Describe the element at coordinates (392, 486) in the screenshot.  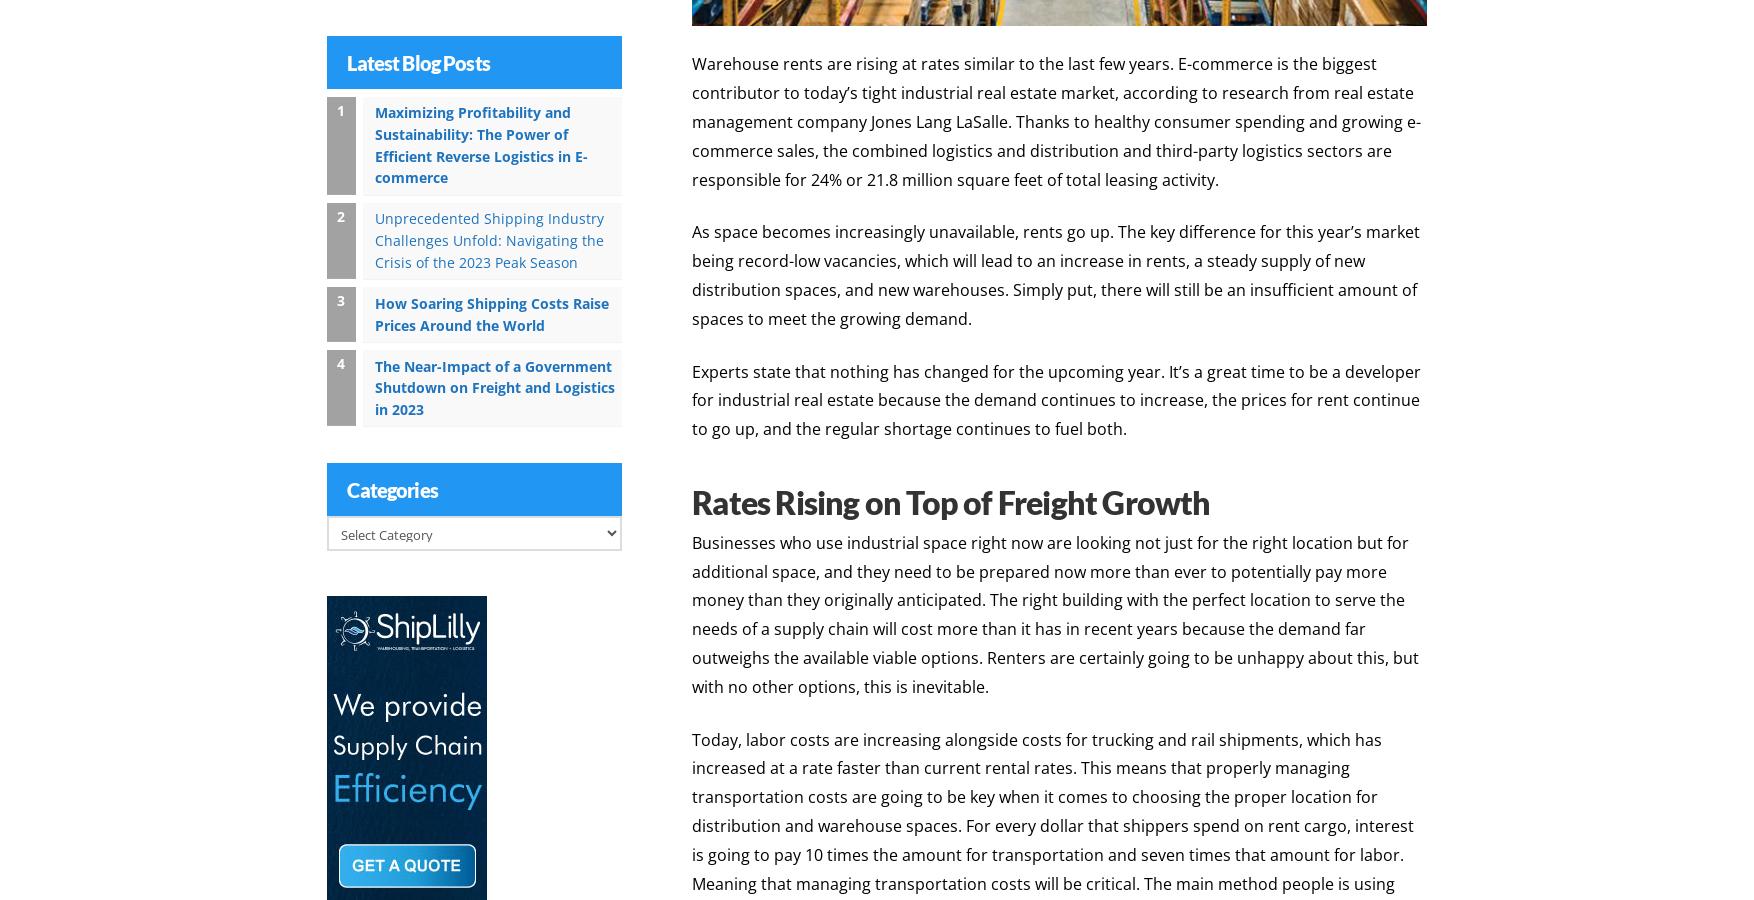
I see `'Categories'` at that location.